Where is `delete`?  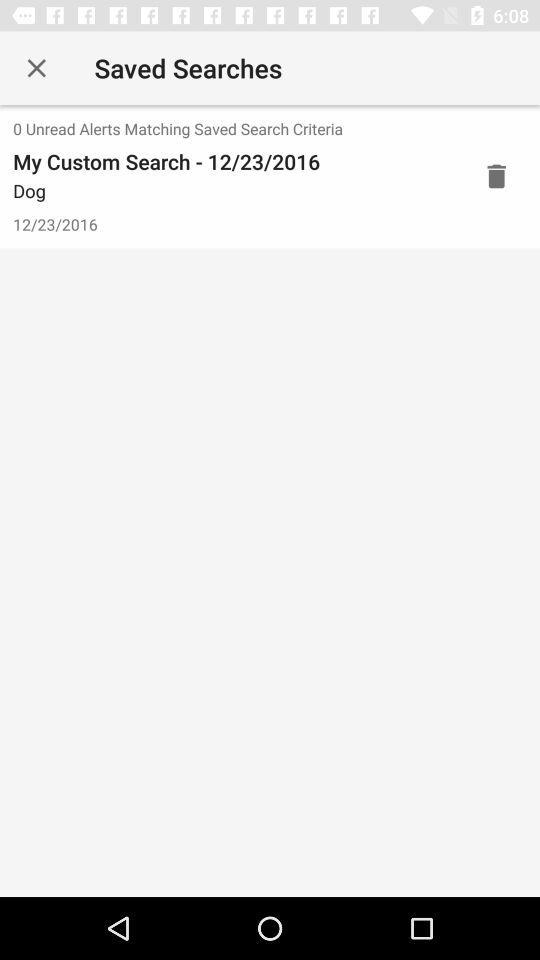
delete is located at coordinates (495, 175).